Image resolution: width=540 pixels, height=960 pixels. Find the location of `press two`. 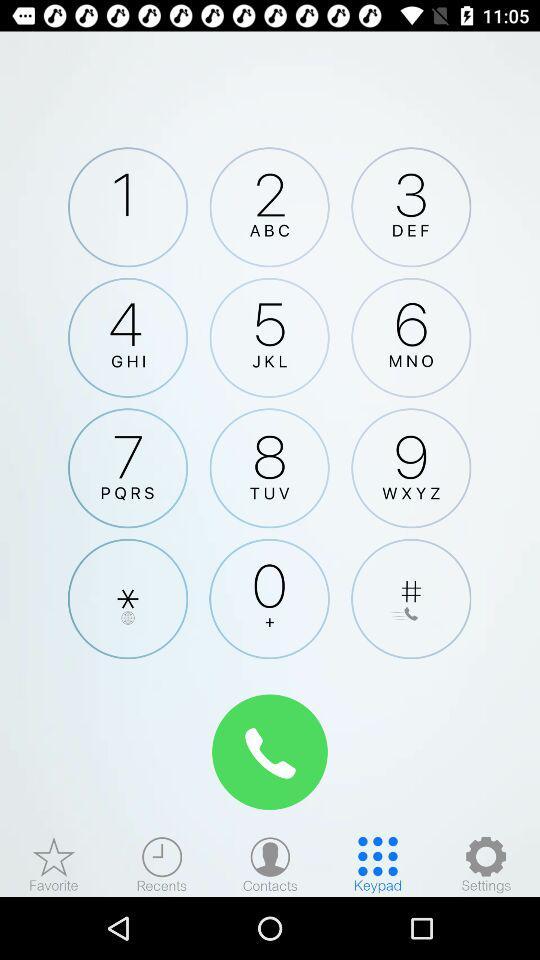

press two is located at coordinates (269, 207).